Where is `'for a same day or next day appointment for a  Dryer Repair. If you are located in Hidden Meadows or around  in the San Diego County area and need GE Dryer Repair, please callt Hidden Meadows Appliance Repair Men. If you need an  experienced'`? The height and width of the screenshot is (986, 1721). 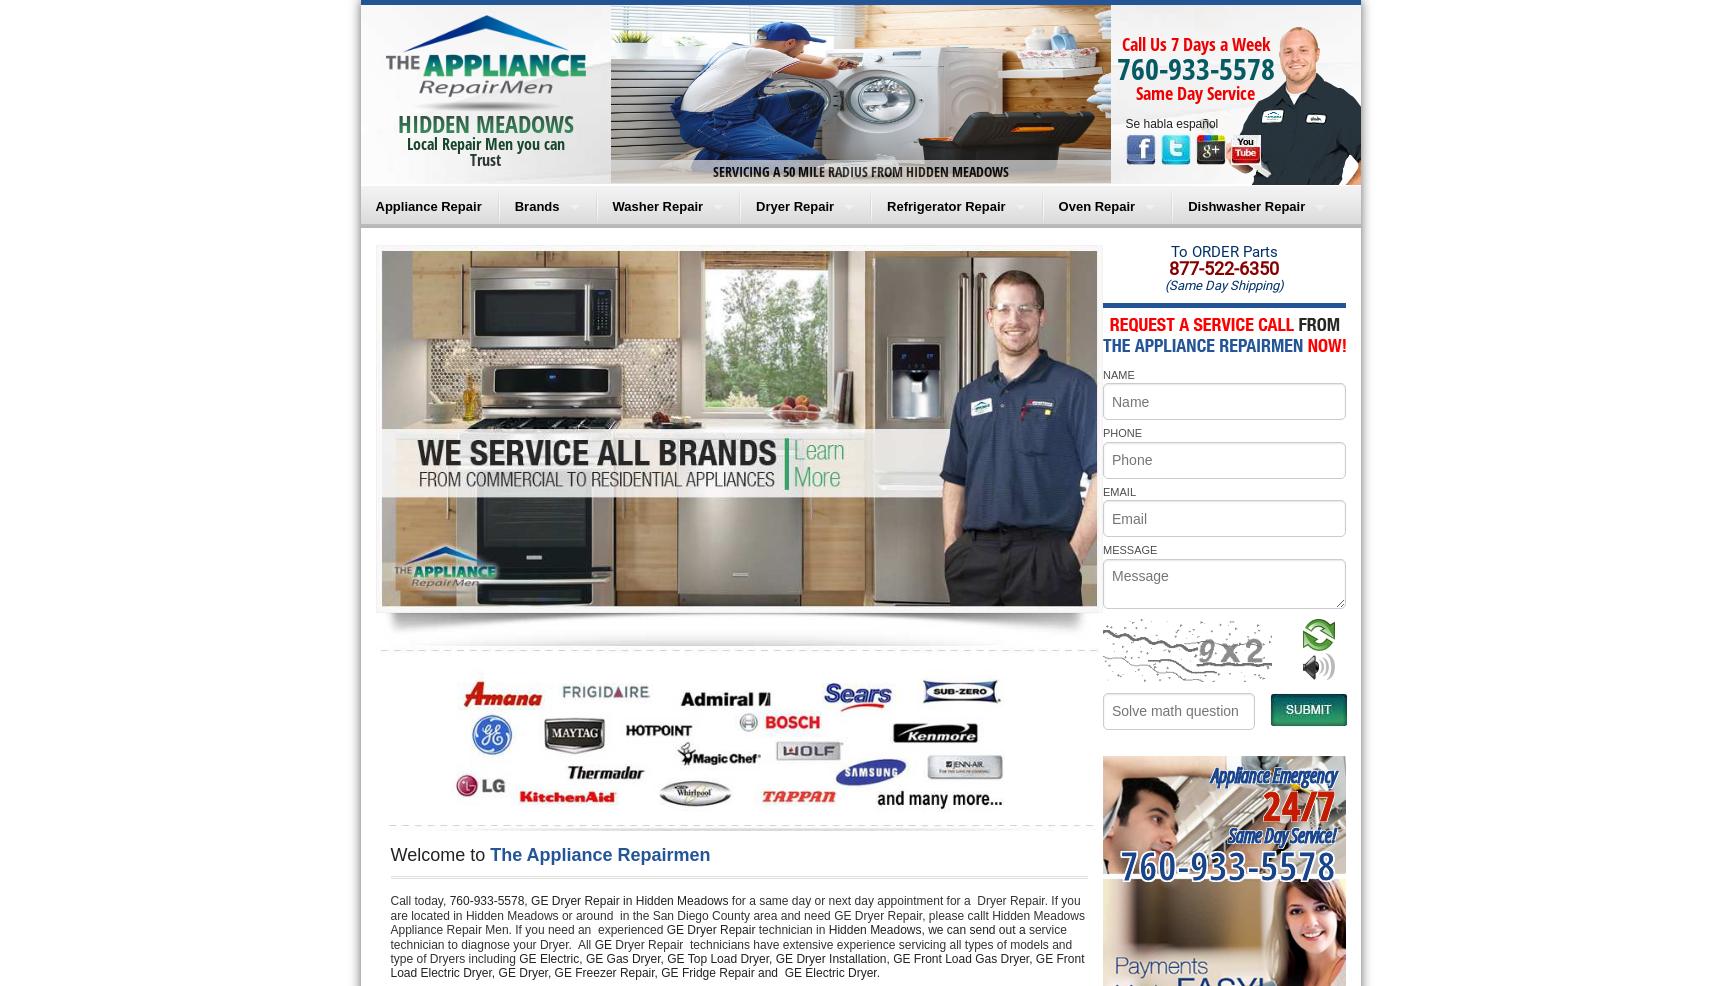 'for a same day or next day appointment for a  Dryer Repair. If you are located in Hidden Meadows or around  in the San Diego County area and need GE Dryer Repair, please callt Hidden Meadows Appliance Repair Men. If you need an  experienced' is located at coordinates (738, 915).